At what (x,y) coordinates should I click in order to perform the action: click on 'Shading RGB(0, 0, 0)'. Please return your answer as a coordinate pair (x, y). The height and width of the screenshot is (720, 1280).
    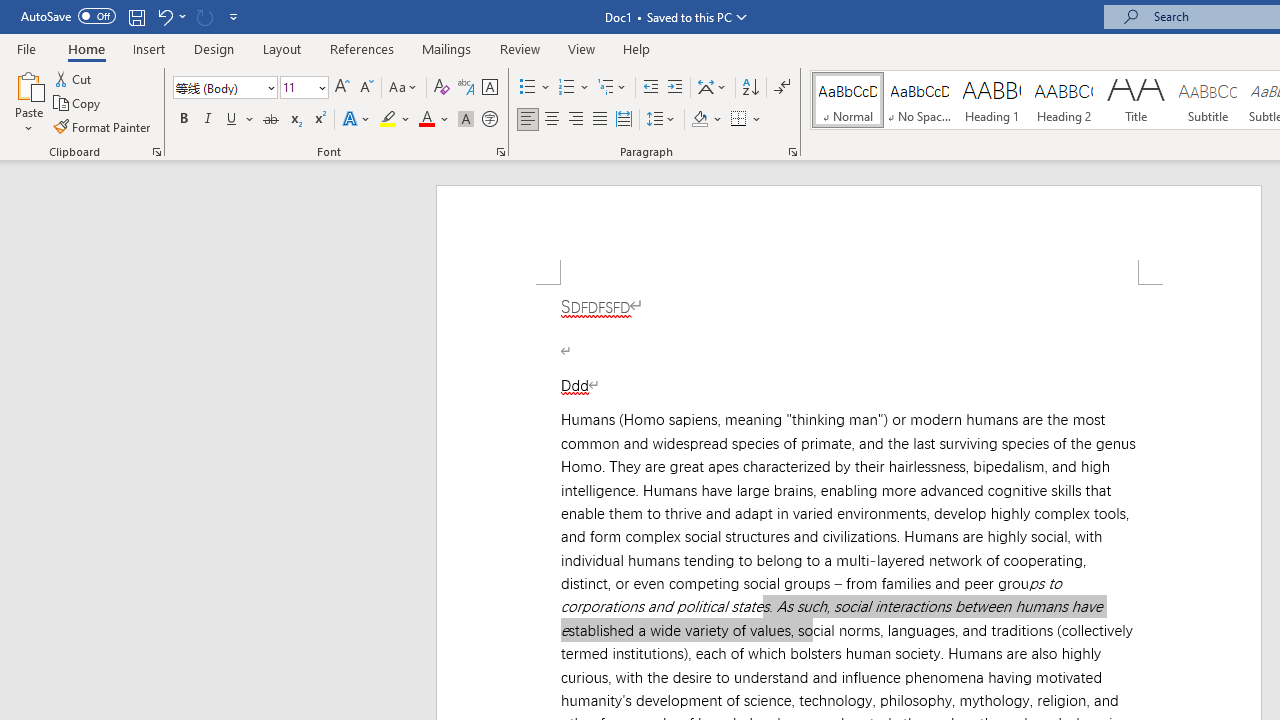
    Looking at the image, I should click on (699, 119).